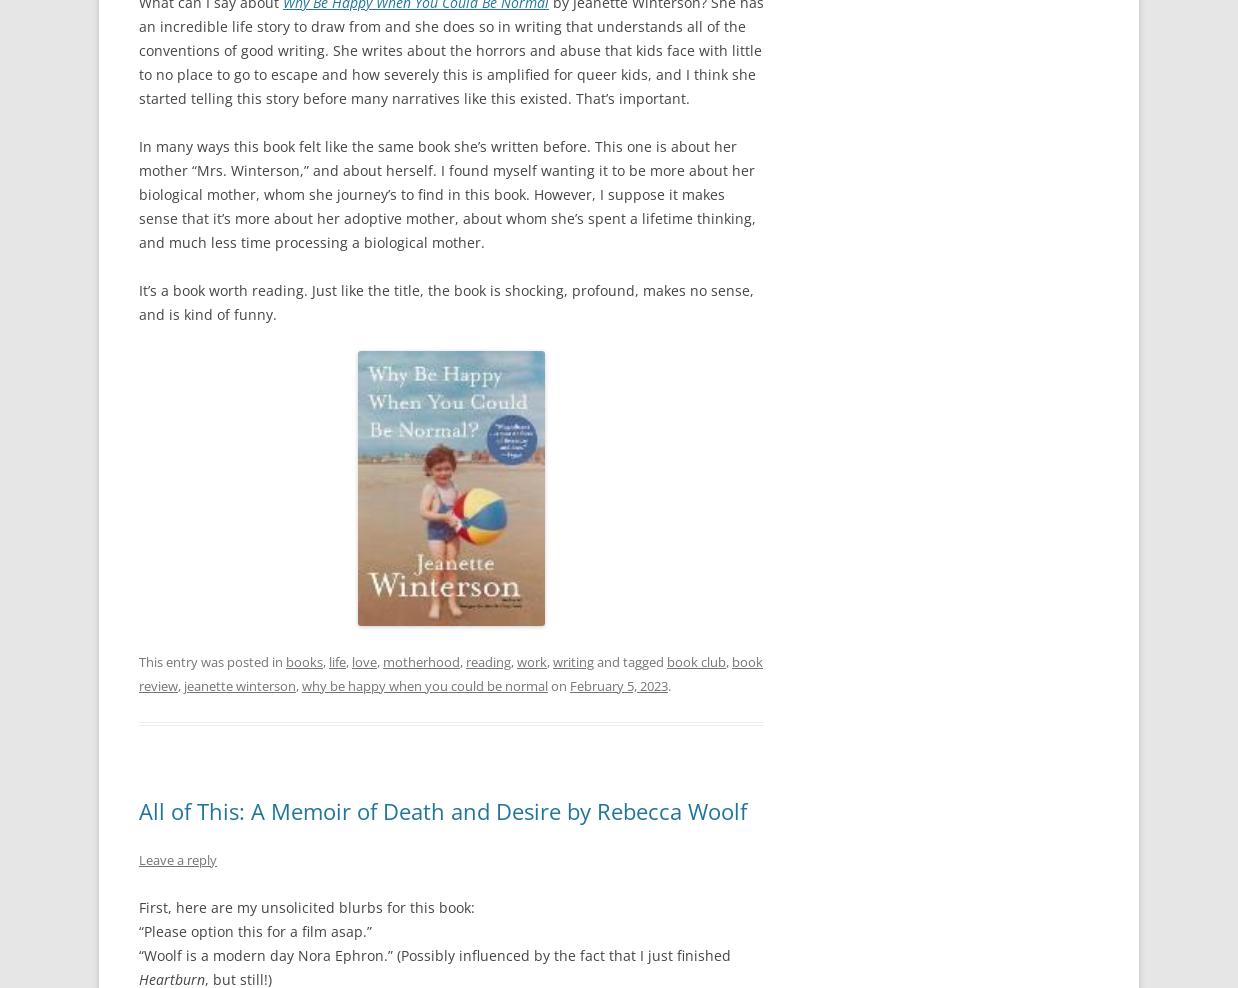 This screenshot has width=1238, height=988. Describe the element at coordinates (558, 684) in the screenshot. I see `'on'` at that location.